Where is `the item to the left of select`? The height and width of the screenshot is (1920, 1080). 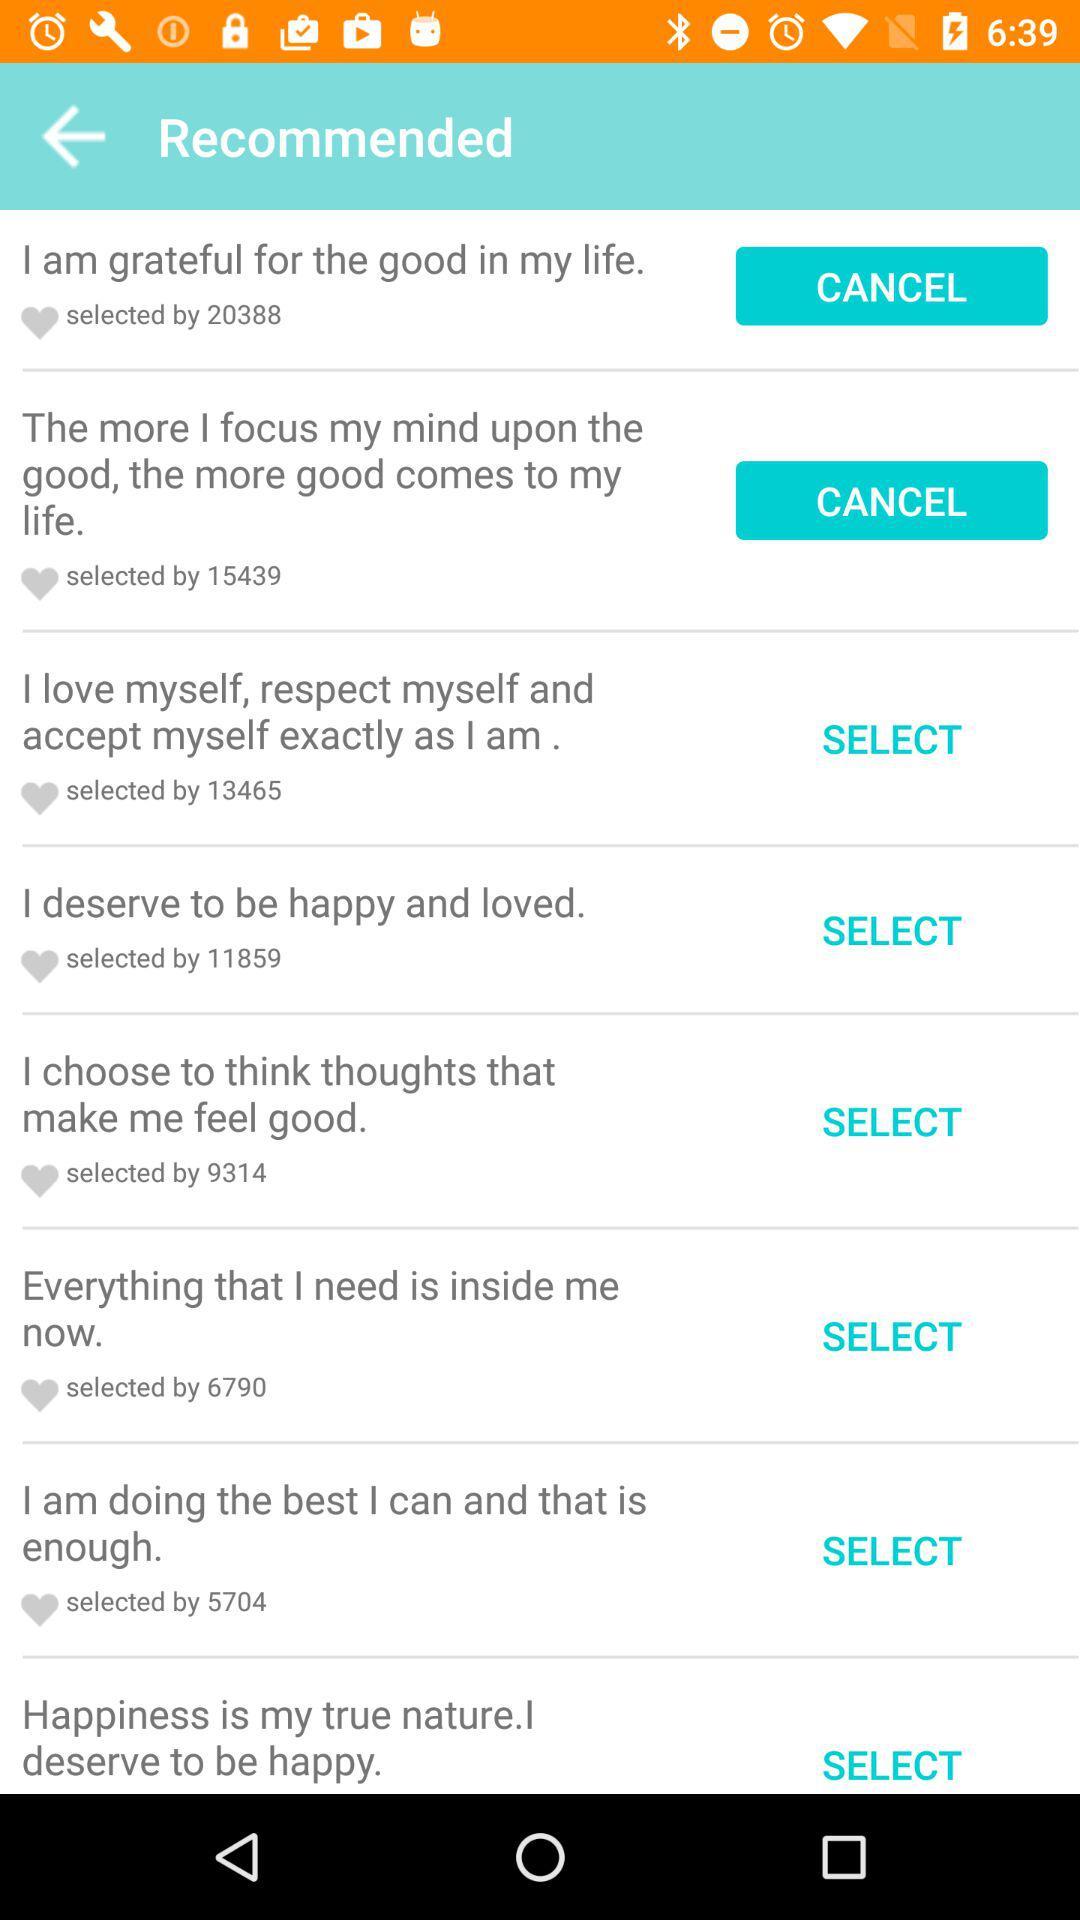 the item to the left of select is located at coordinates (340, 710).